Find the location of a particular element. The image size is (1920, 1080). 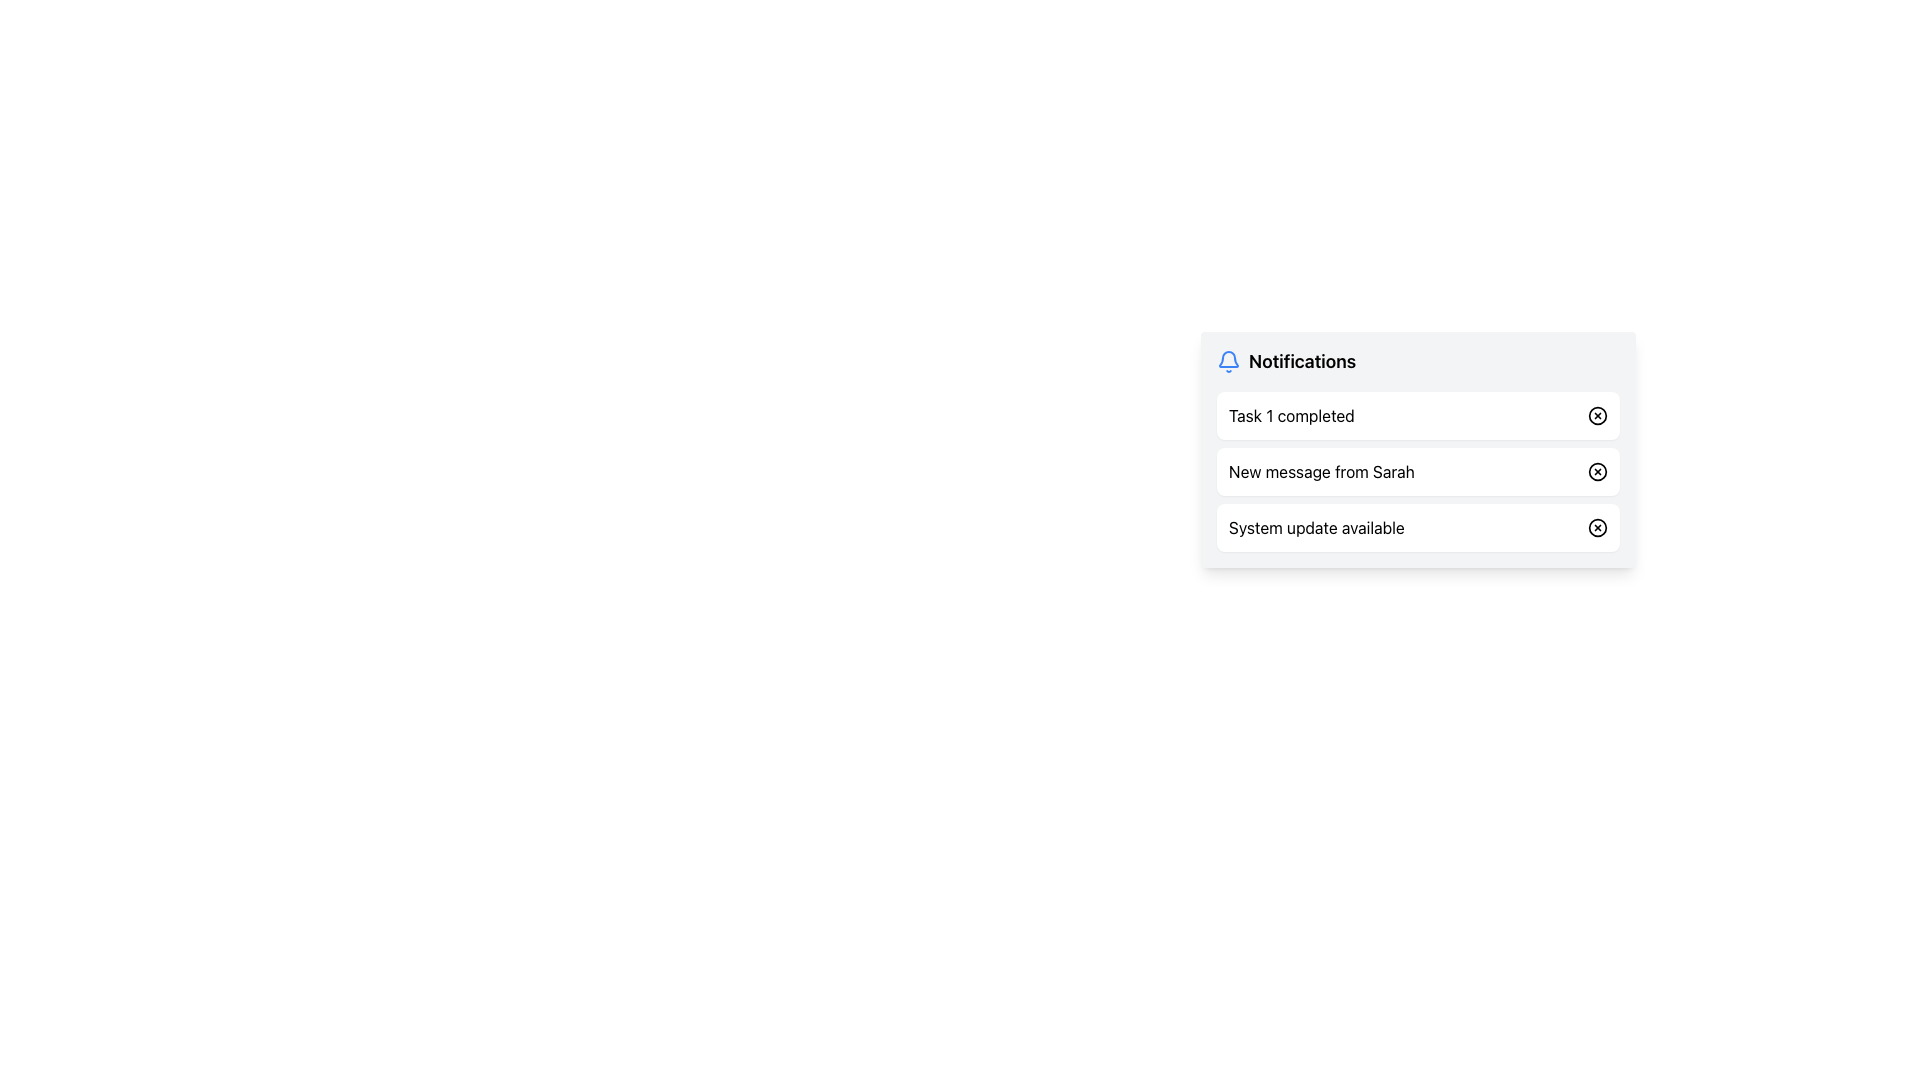

the Notification block for 'Task 1' is located at coordinates (1417, 415).